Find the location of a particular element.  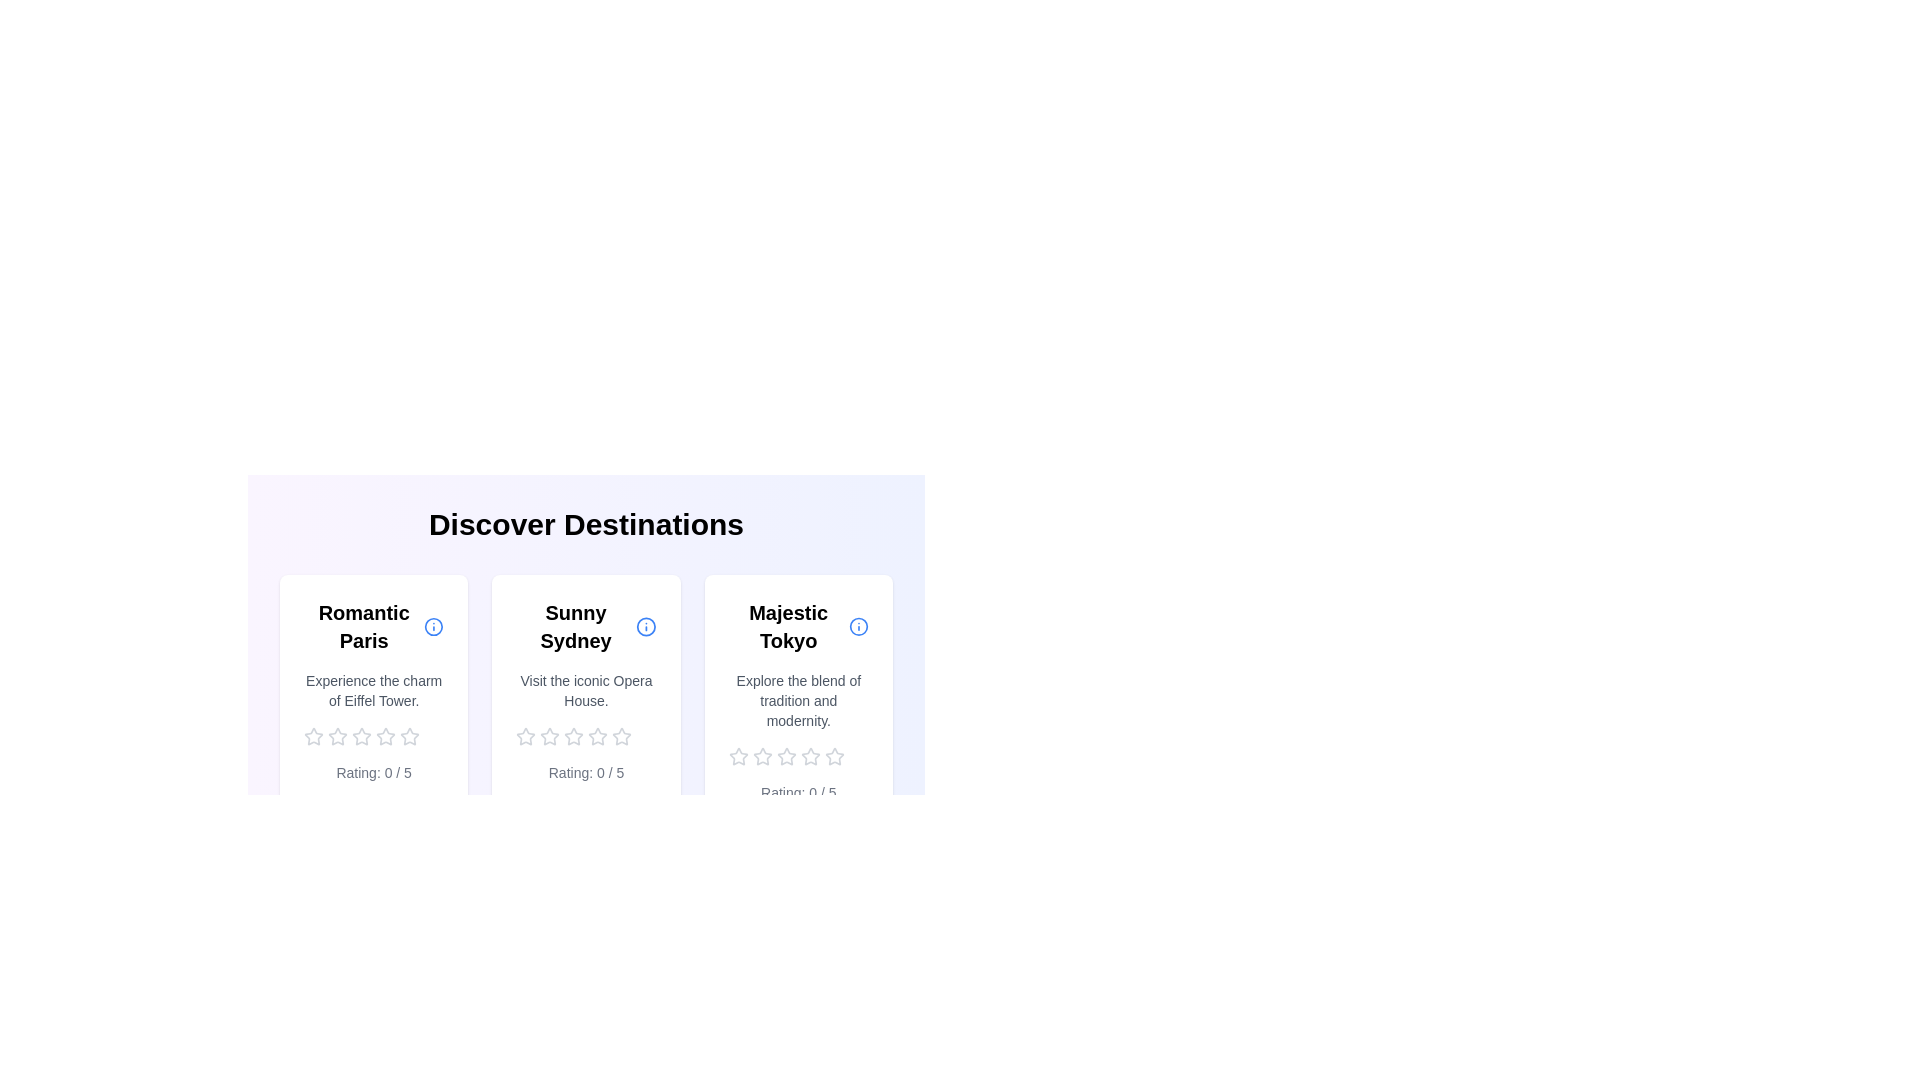

the title and description of the location card for 'Romantic Paris' is located at coordinates (374, 626).